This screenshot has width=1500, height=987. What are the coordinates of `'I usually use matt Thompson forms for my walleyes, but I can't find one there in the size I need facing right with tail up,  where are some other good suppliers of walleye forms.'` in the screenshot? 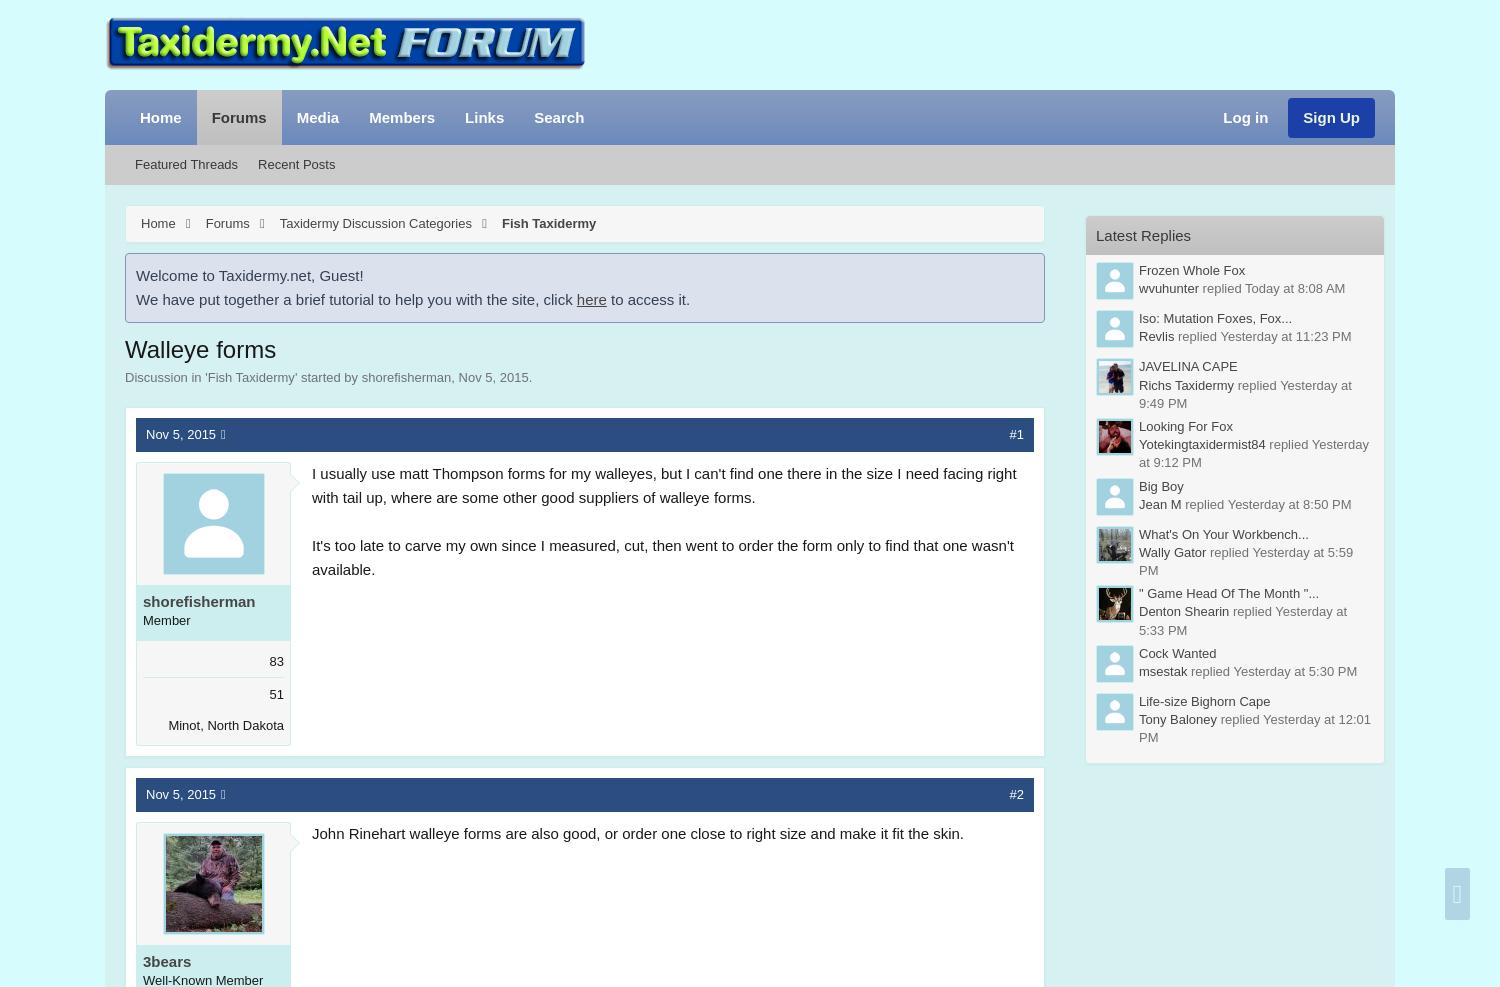 It's located at (664, 483).